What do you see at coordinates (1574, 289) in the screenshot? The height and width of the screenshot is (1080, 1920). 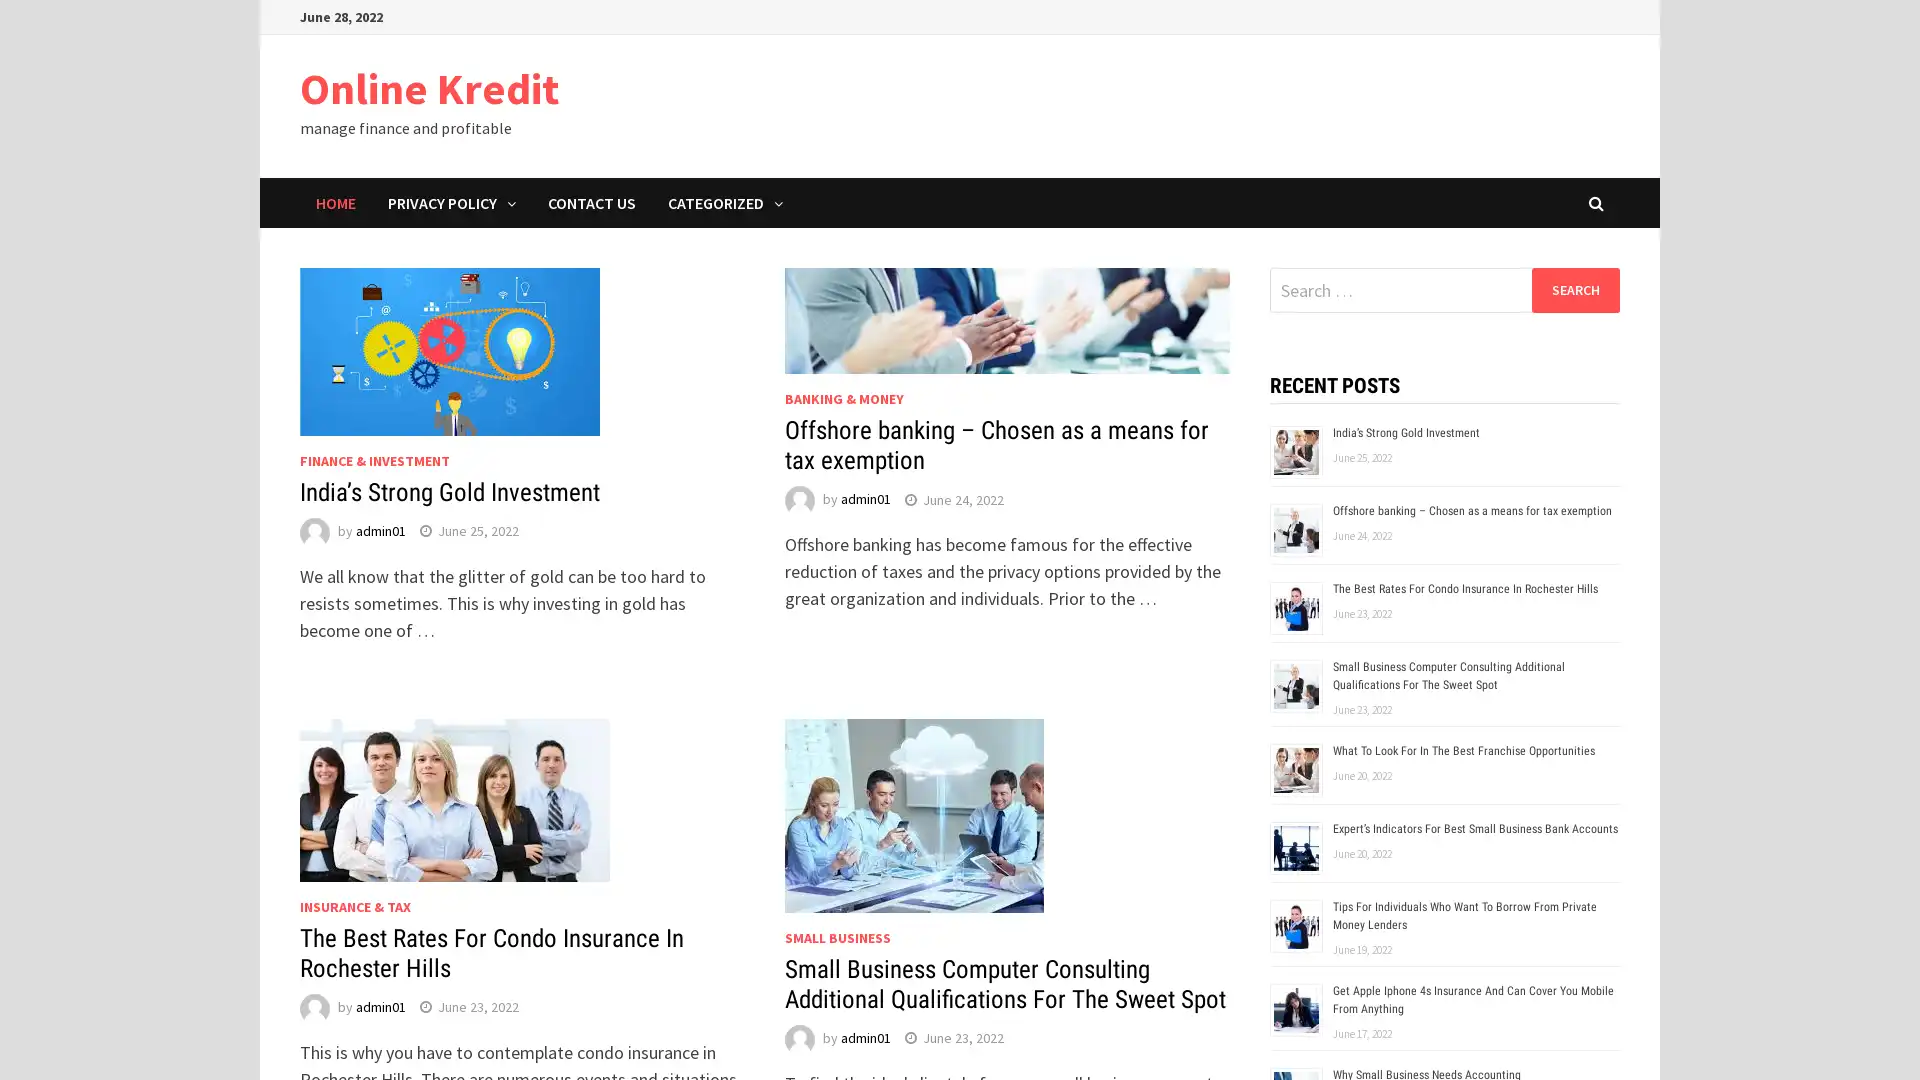 I see `Search` at bounding box center [1574, 289].